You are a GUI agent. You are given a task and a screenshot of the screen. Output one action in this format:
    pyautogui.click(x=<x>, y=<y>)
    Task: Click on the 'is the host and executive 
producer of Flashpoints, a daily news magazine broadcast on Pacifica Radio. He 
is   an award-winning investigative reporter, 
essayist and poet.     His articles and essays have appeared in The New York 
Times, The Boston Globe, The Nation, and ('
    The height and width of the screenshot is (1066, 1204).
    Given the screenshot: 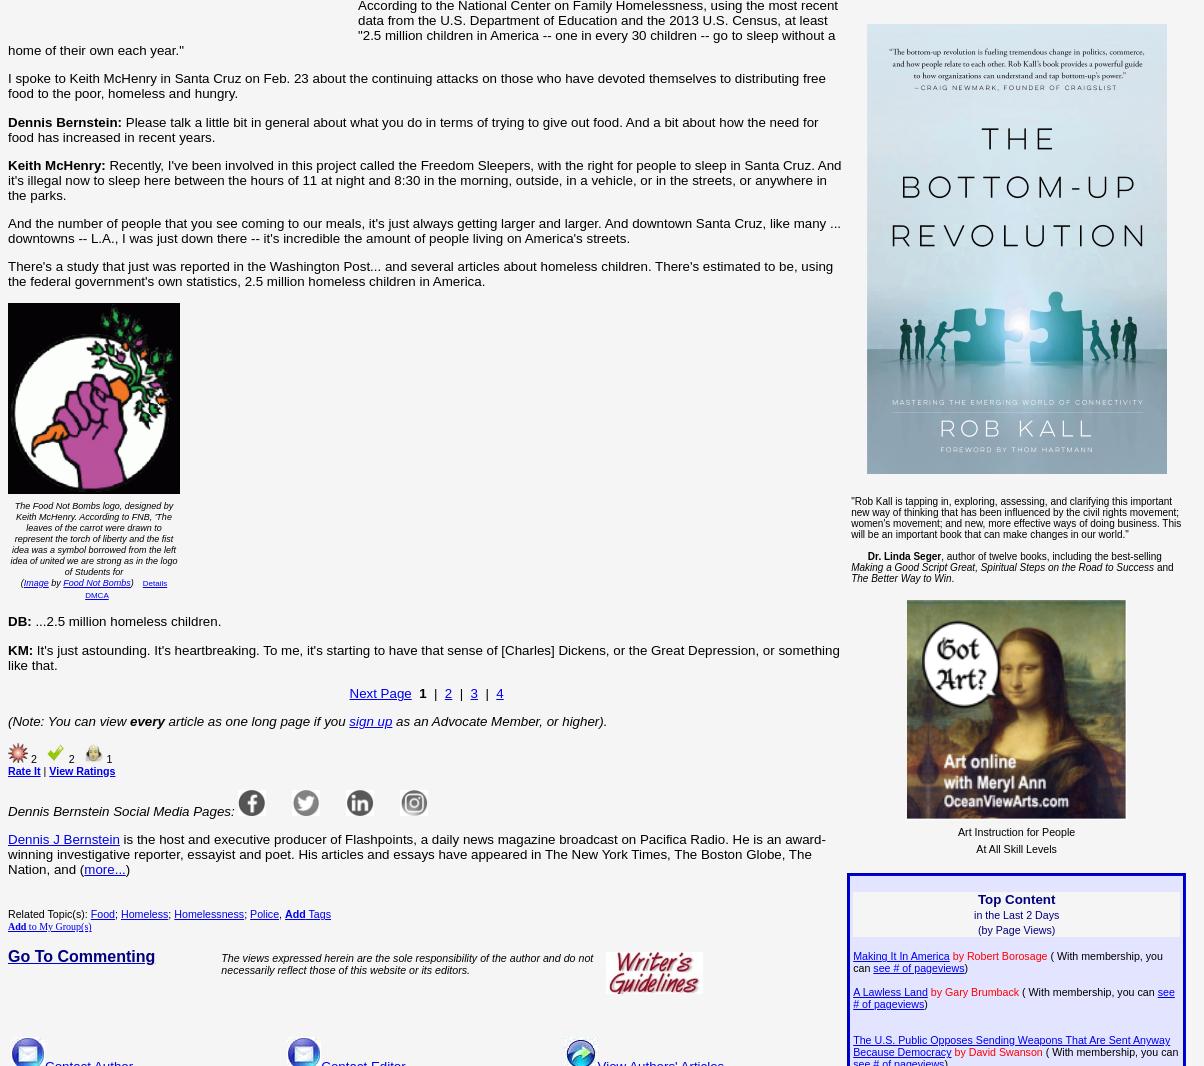 What is the action you would take?
    pyautogui.click(x=416, y=854)
    